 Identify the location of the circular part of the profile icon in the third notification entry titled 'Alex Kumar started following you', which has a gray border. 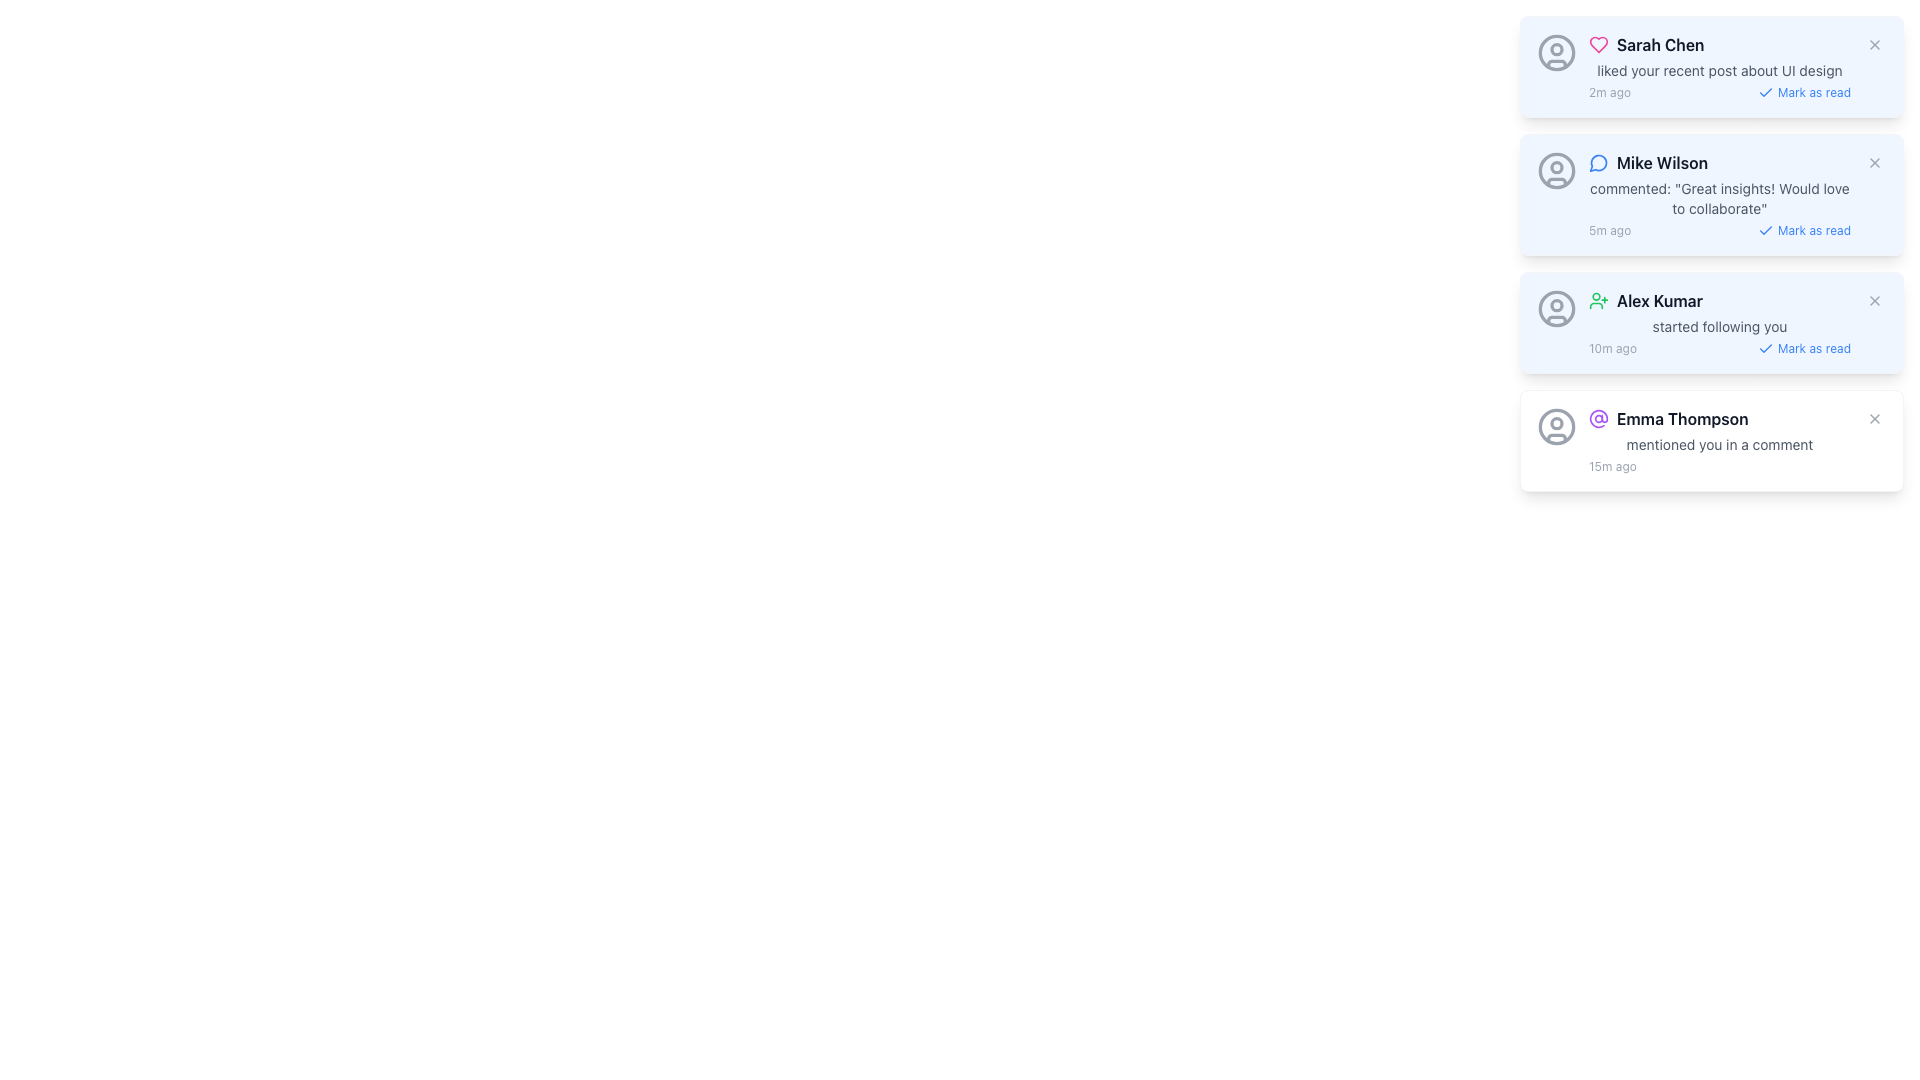
(1555, 308).